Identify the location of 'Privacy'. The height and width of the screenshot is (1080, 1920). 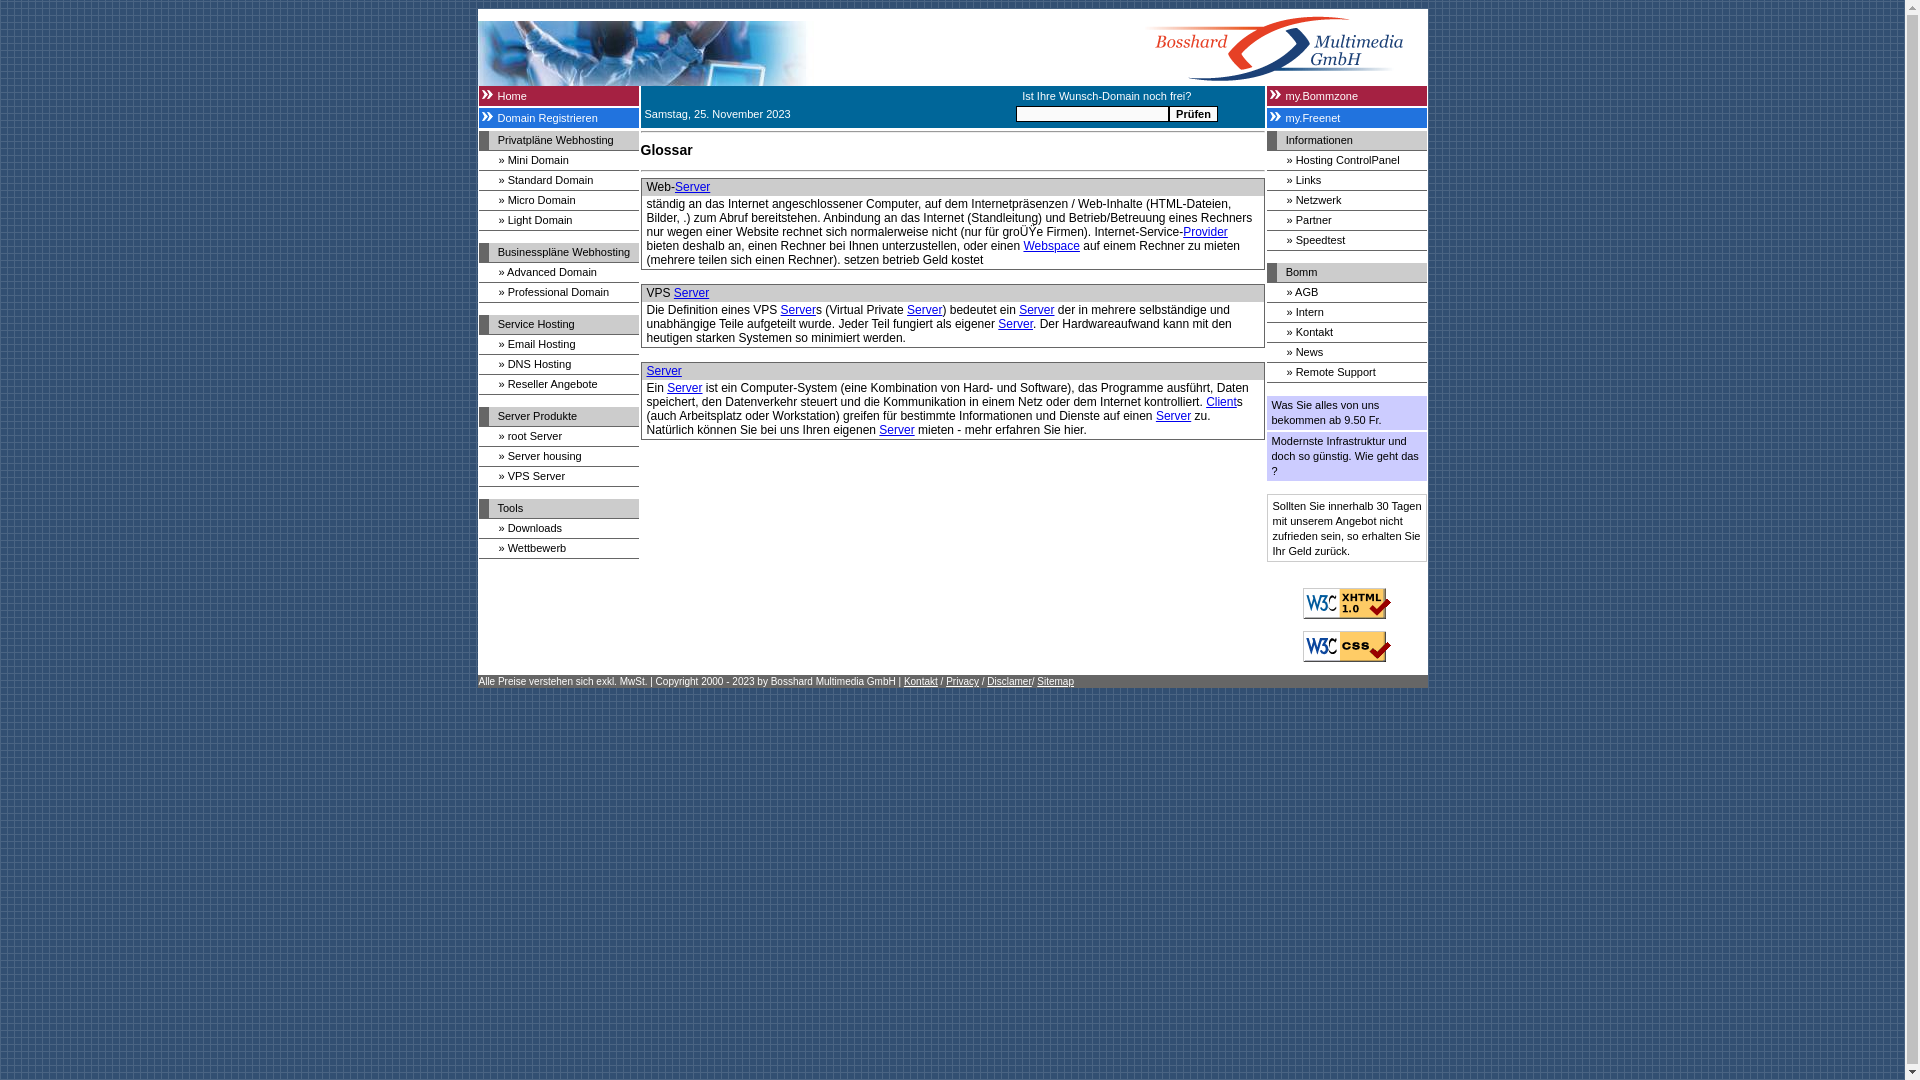
(944, 680).